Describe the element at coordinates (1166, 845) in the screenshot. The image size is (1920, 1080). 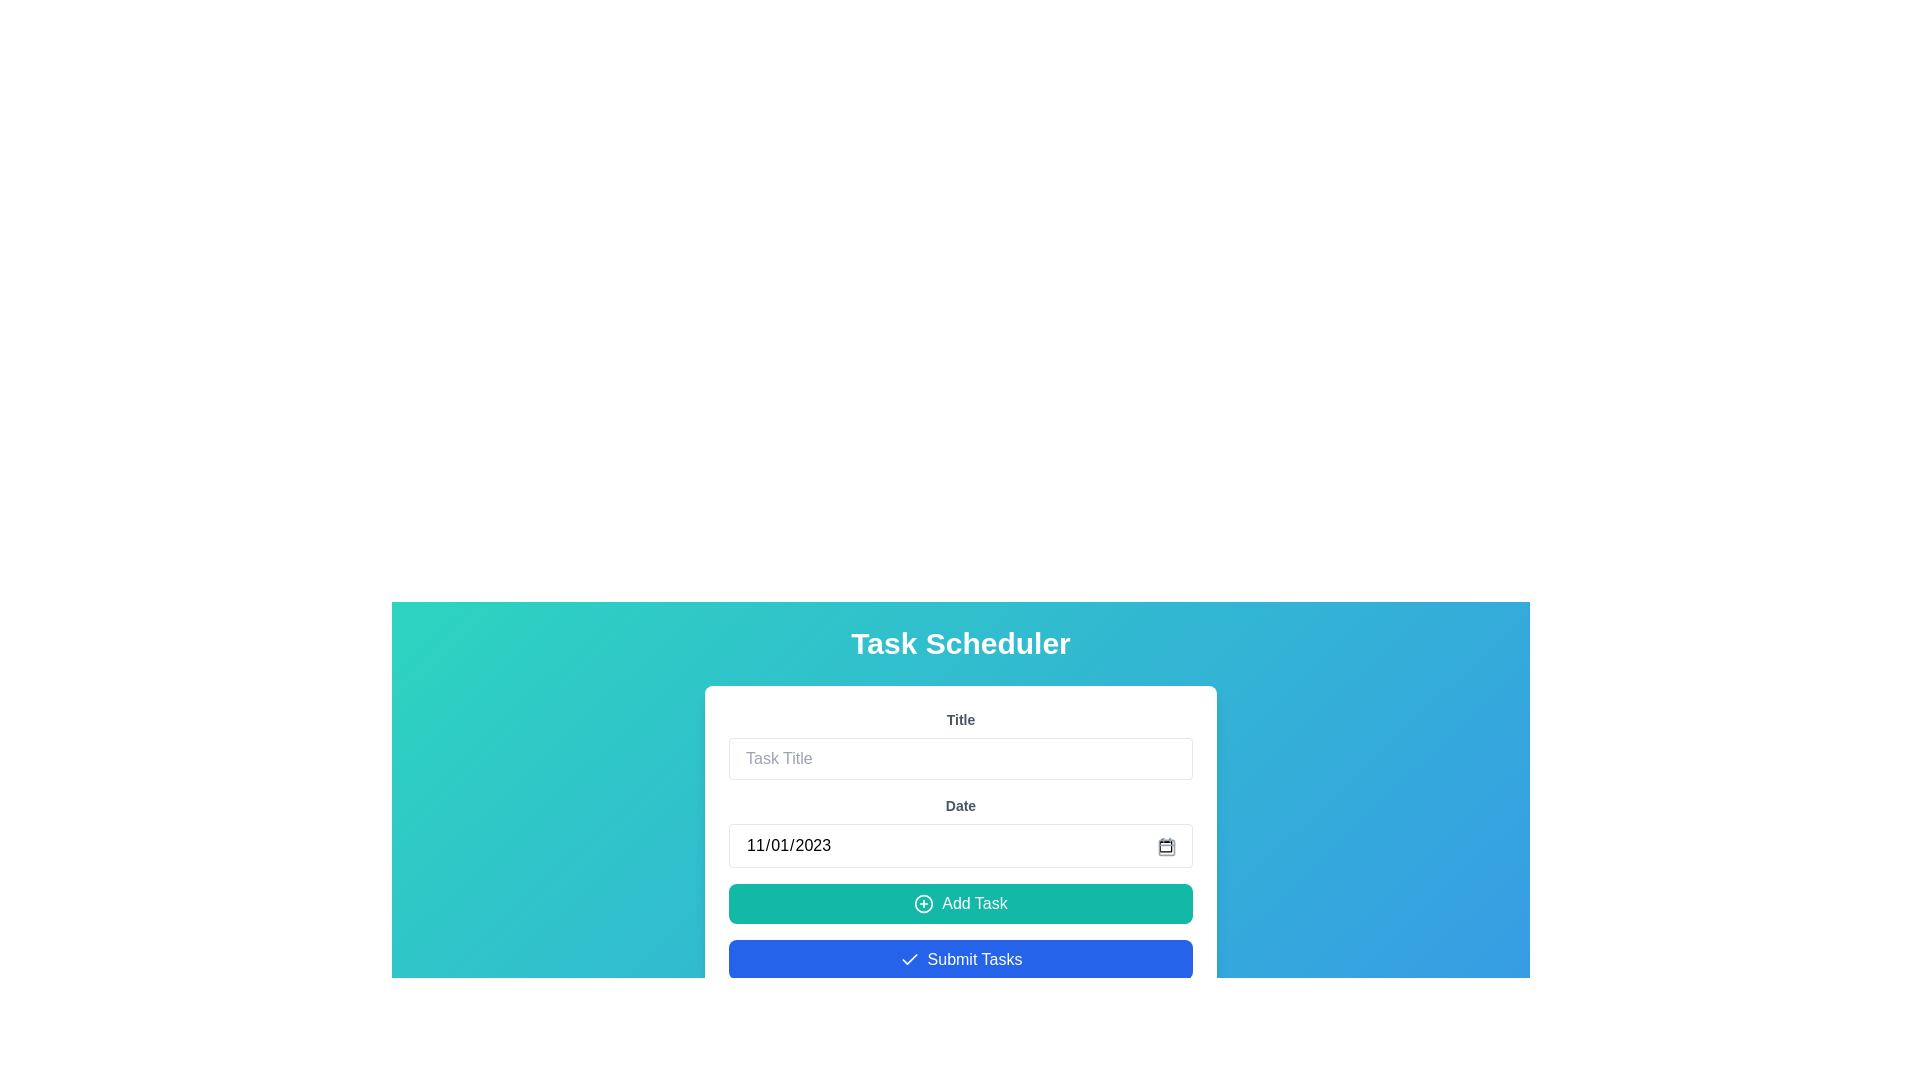
I see `the date picker icon located to the right of the 'Date' input field in the task-scheduling form` at that location.